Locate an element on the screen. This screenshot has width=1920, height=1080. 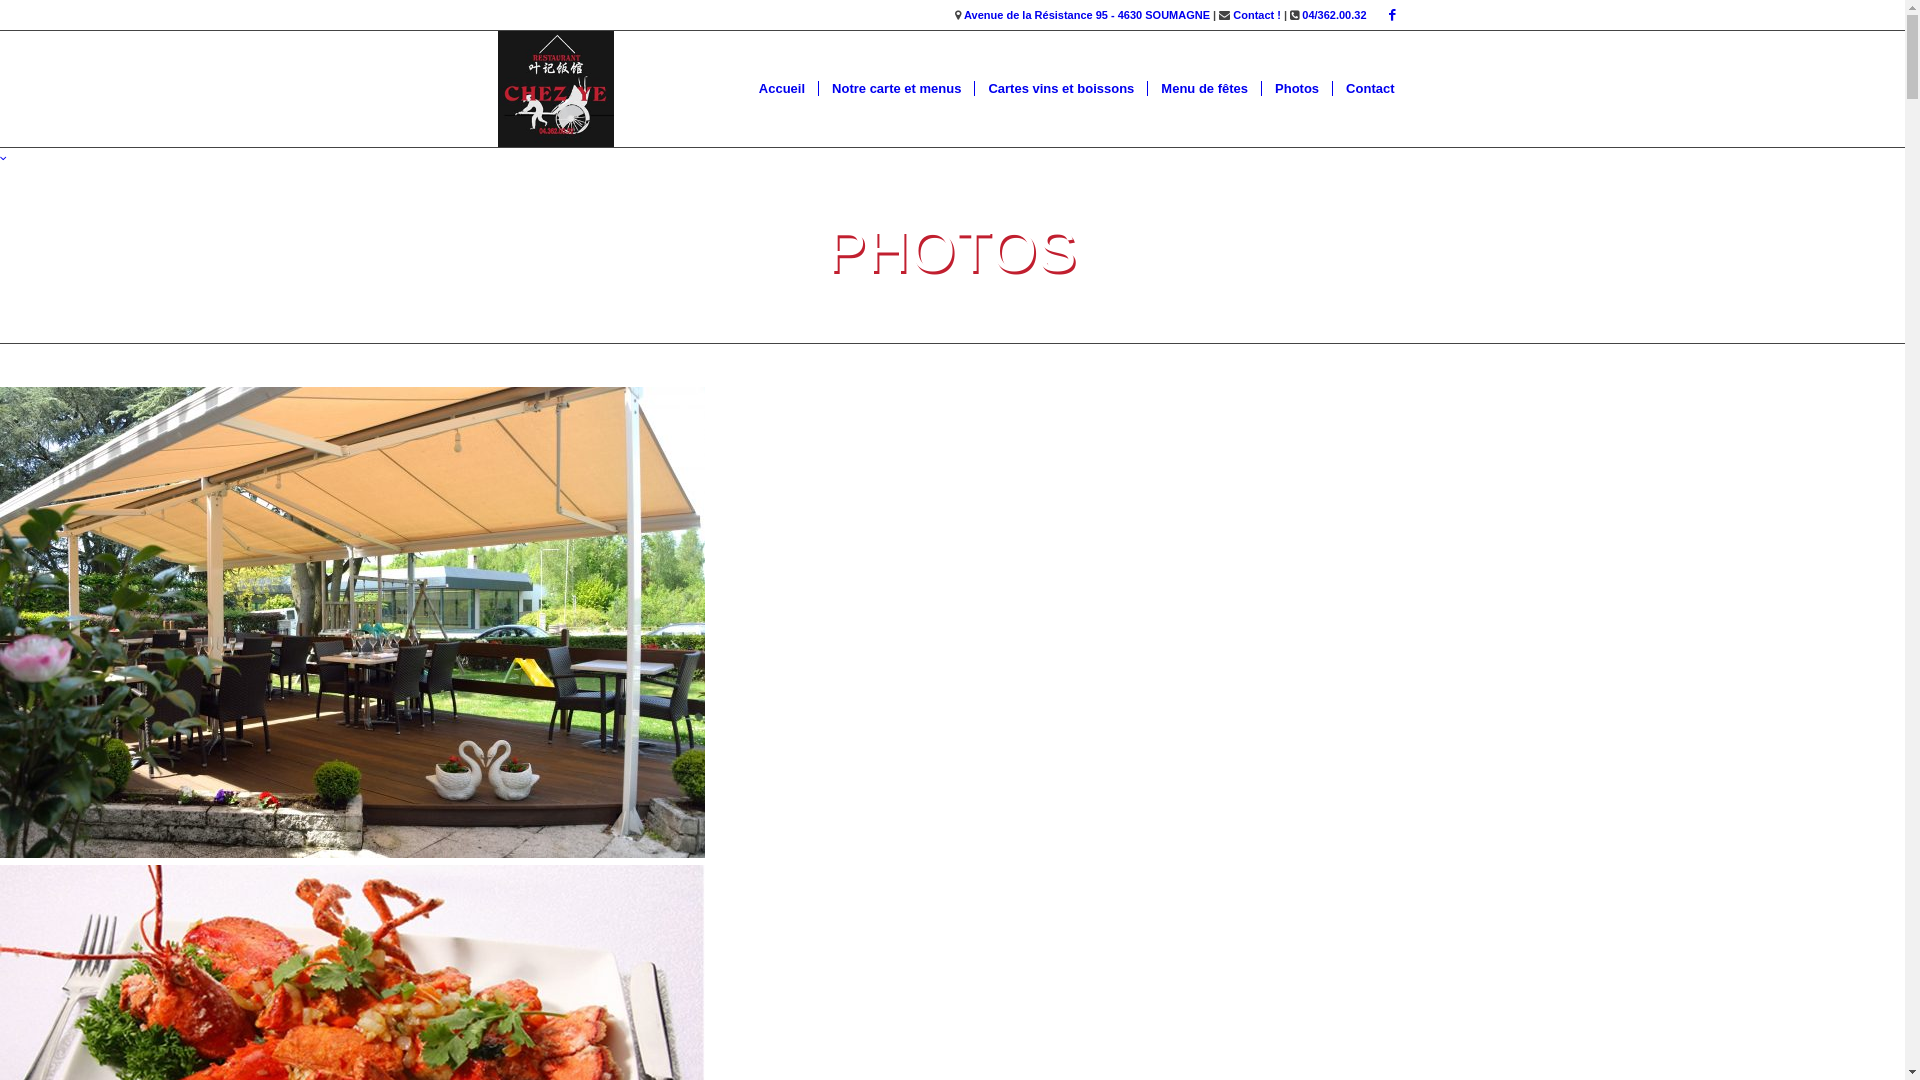
'Notre carte et menus' is located at coordinates (895, 87).